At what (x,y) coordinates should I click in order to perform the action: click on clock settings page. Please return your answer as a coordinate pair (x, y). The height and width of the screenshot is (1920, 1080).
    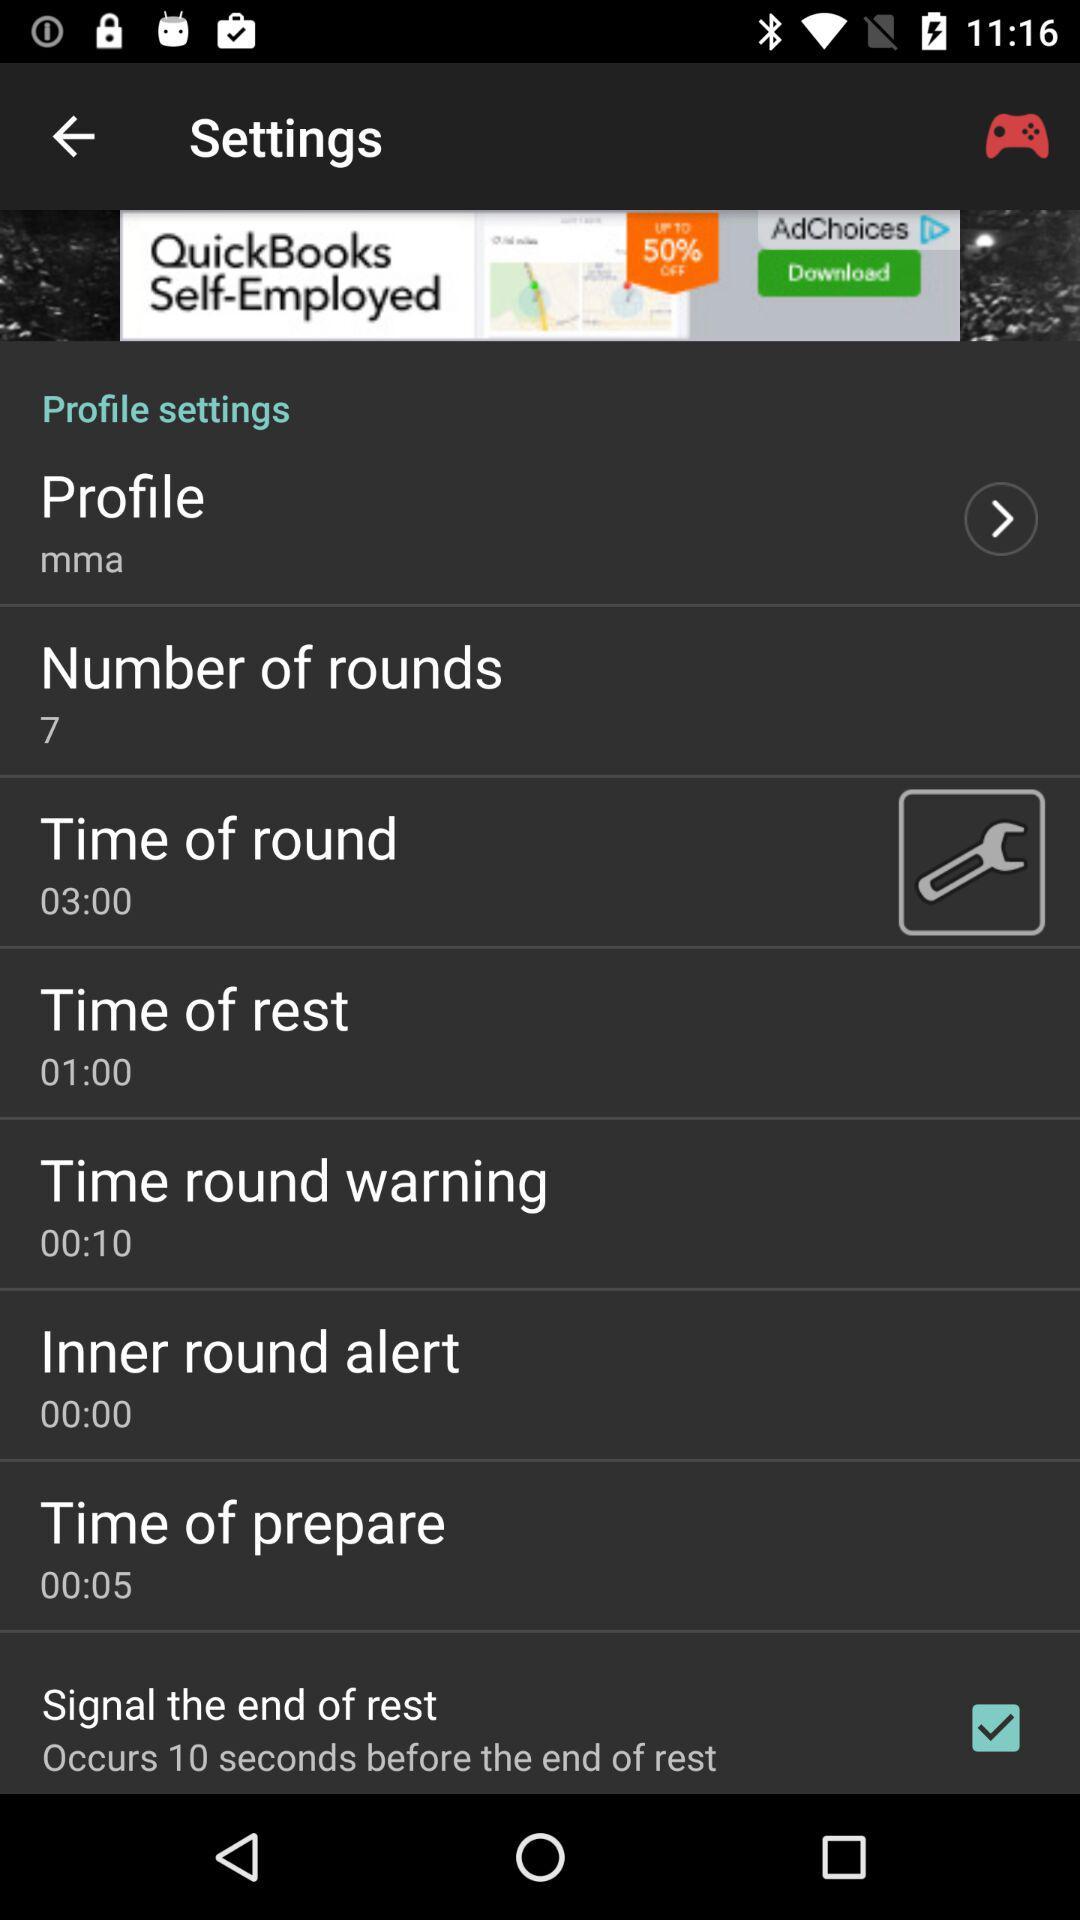
    Looking at the image, I should click on (970, 861).